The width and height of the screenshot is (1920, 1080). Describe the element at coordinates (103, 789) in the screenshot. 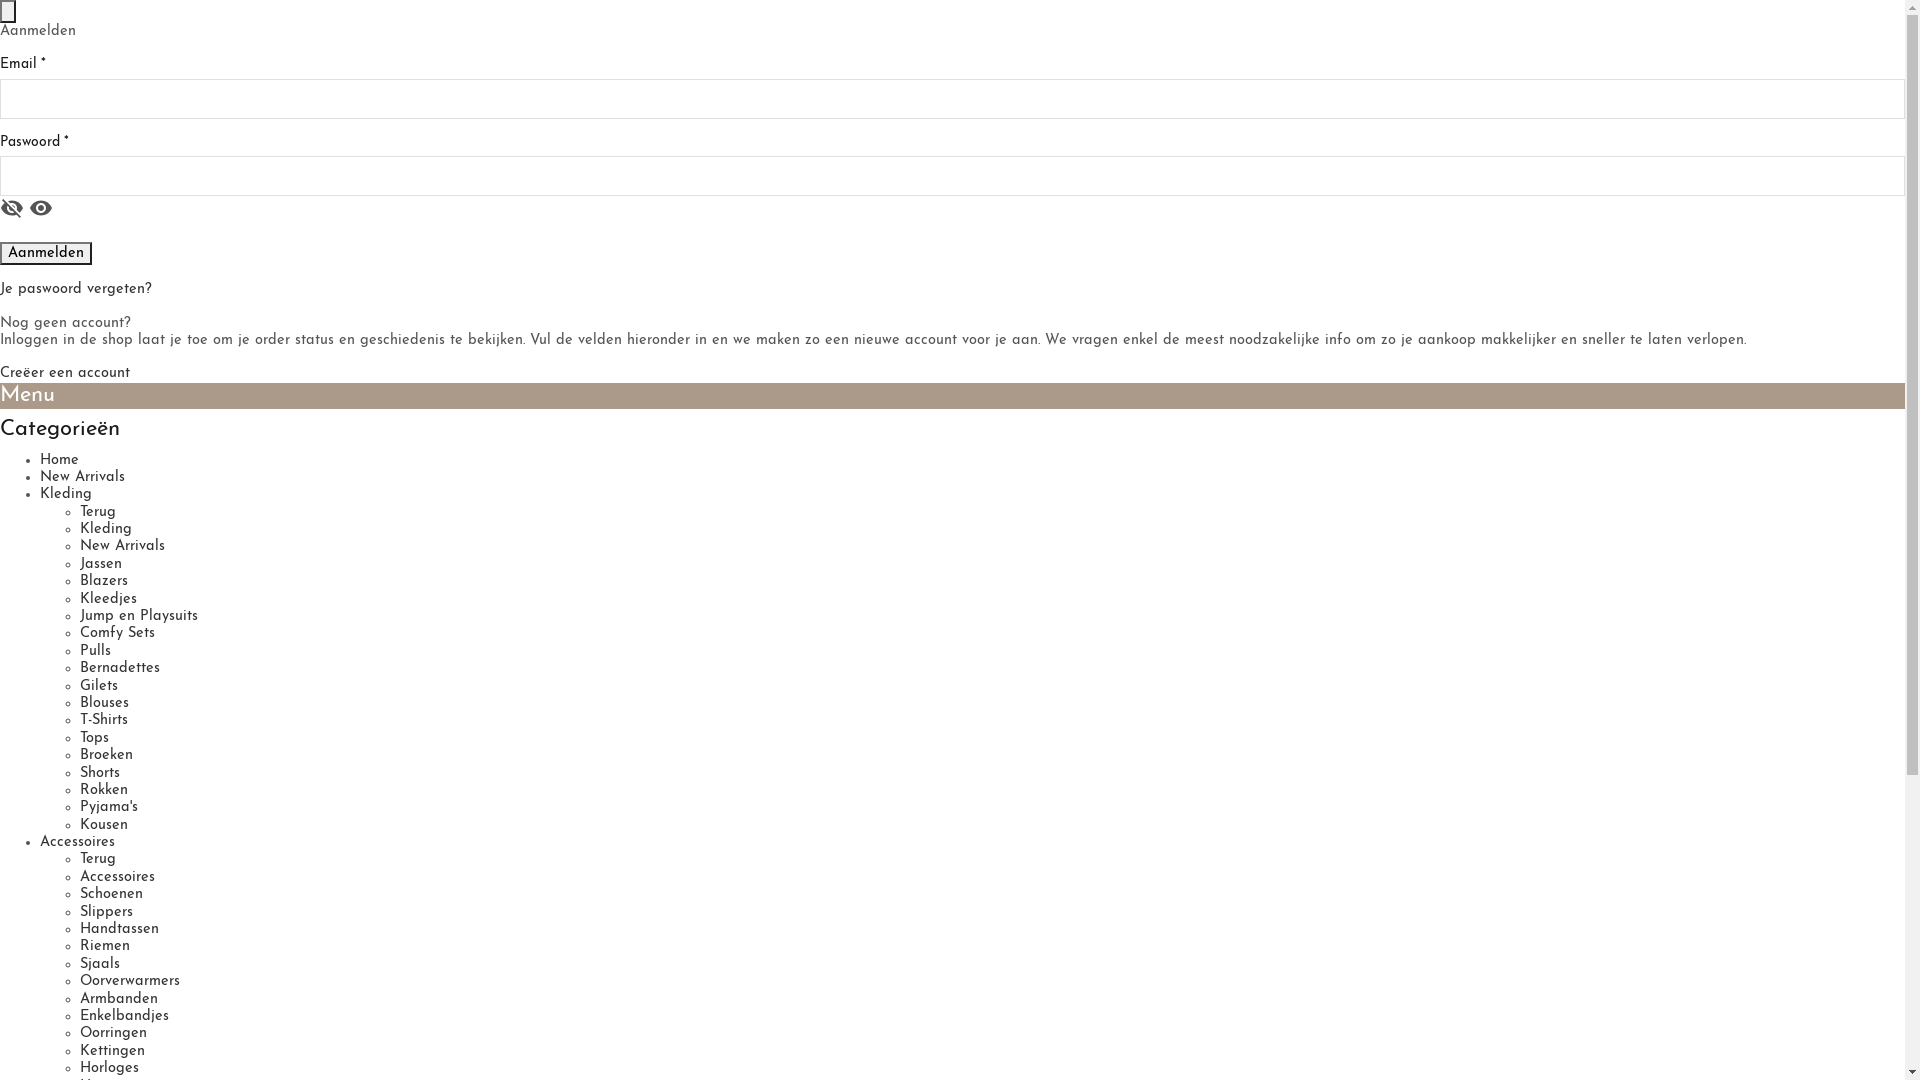

I see `'Rokken'` at that location.